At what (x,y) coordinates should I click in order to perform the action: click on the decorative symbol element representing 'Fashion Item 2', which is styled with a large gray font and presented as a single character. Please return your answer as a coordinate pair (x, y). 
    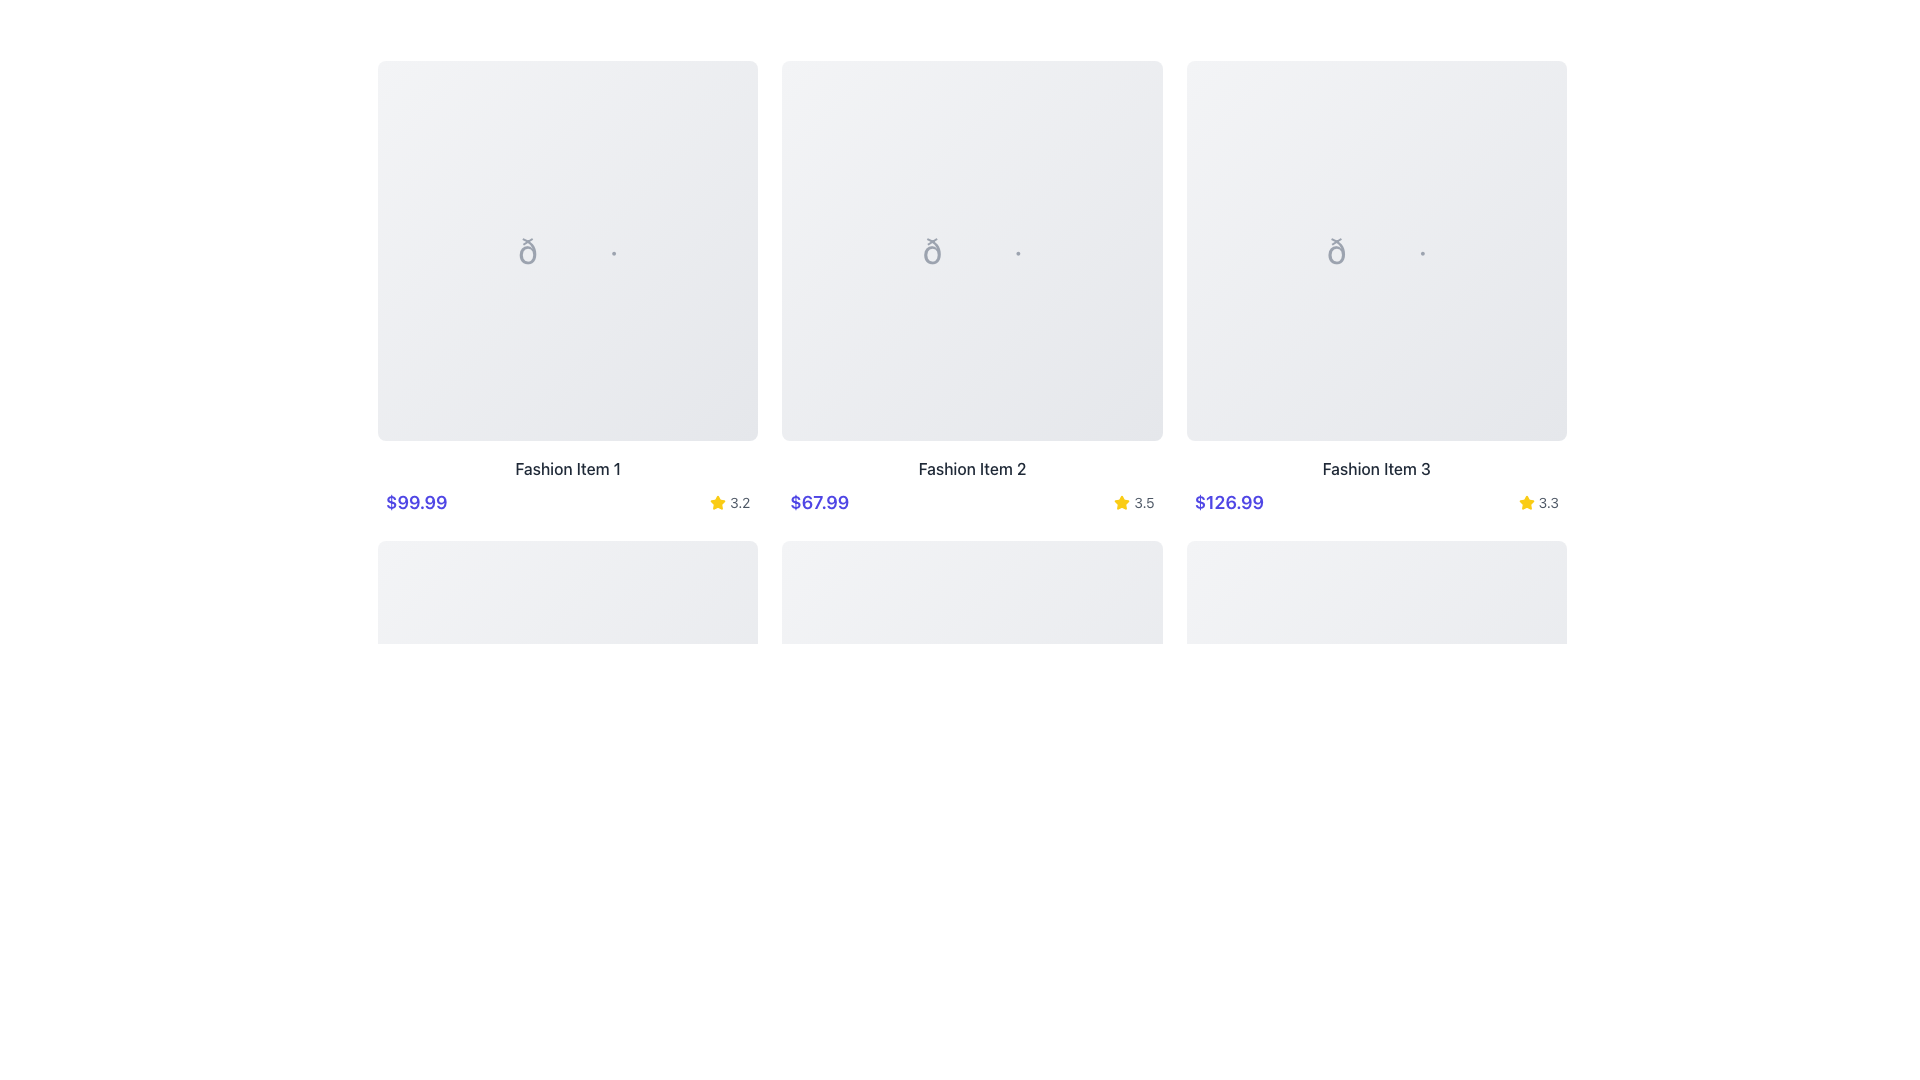
    Looking at the image, I should click on (972, 250).